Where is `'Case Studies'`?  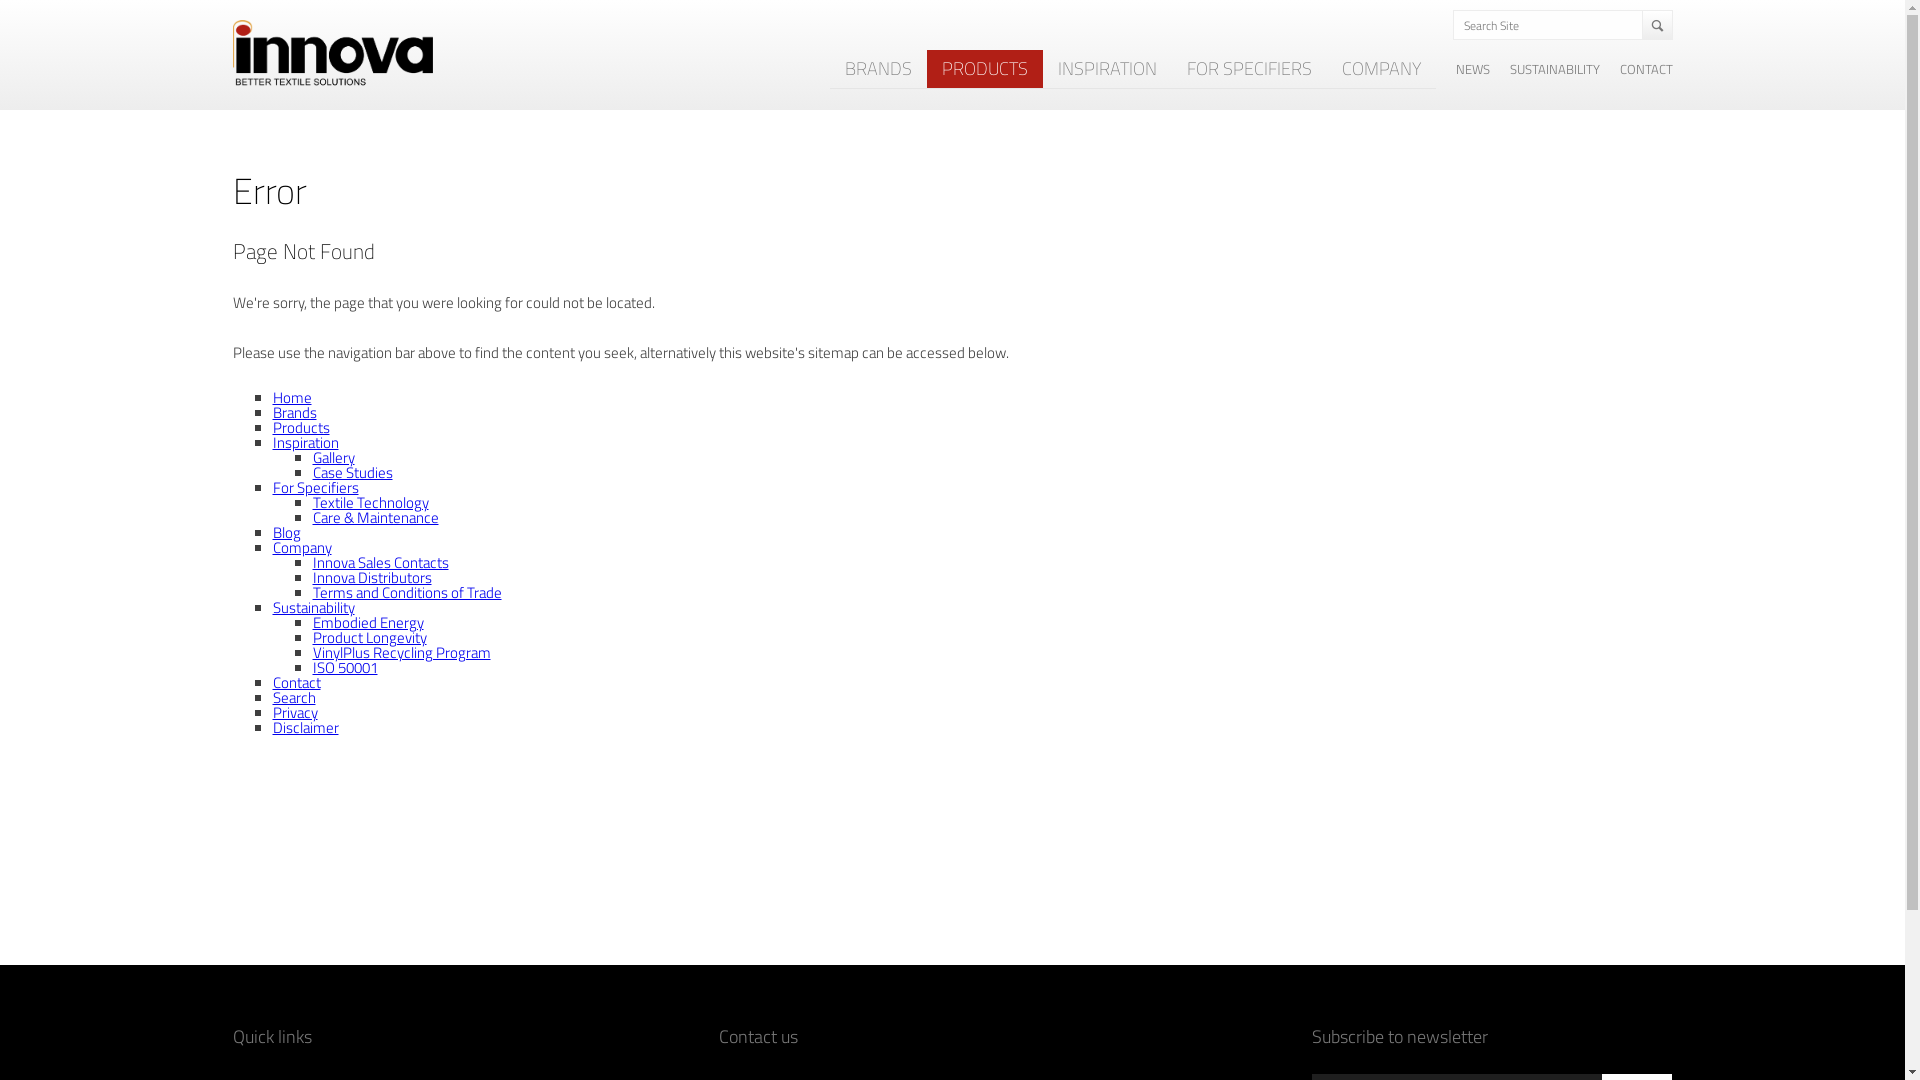 'Case Studies' is located at coordinates (351, 472).